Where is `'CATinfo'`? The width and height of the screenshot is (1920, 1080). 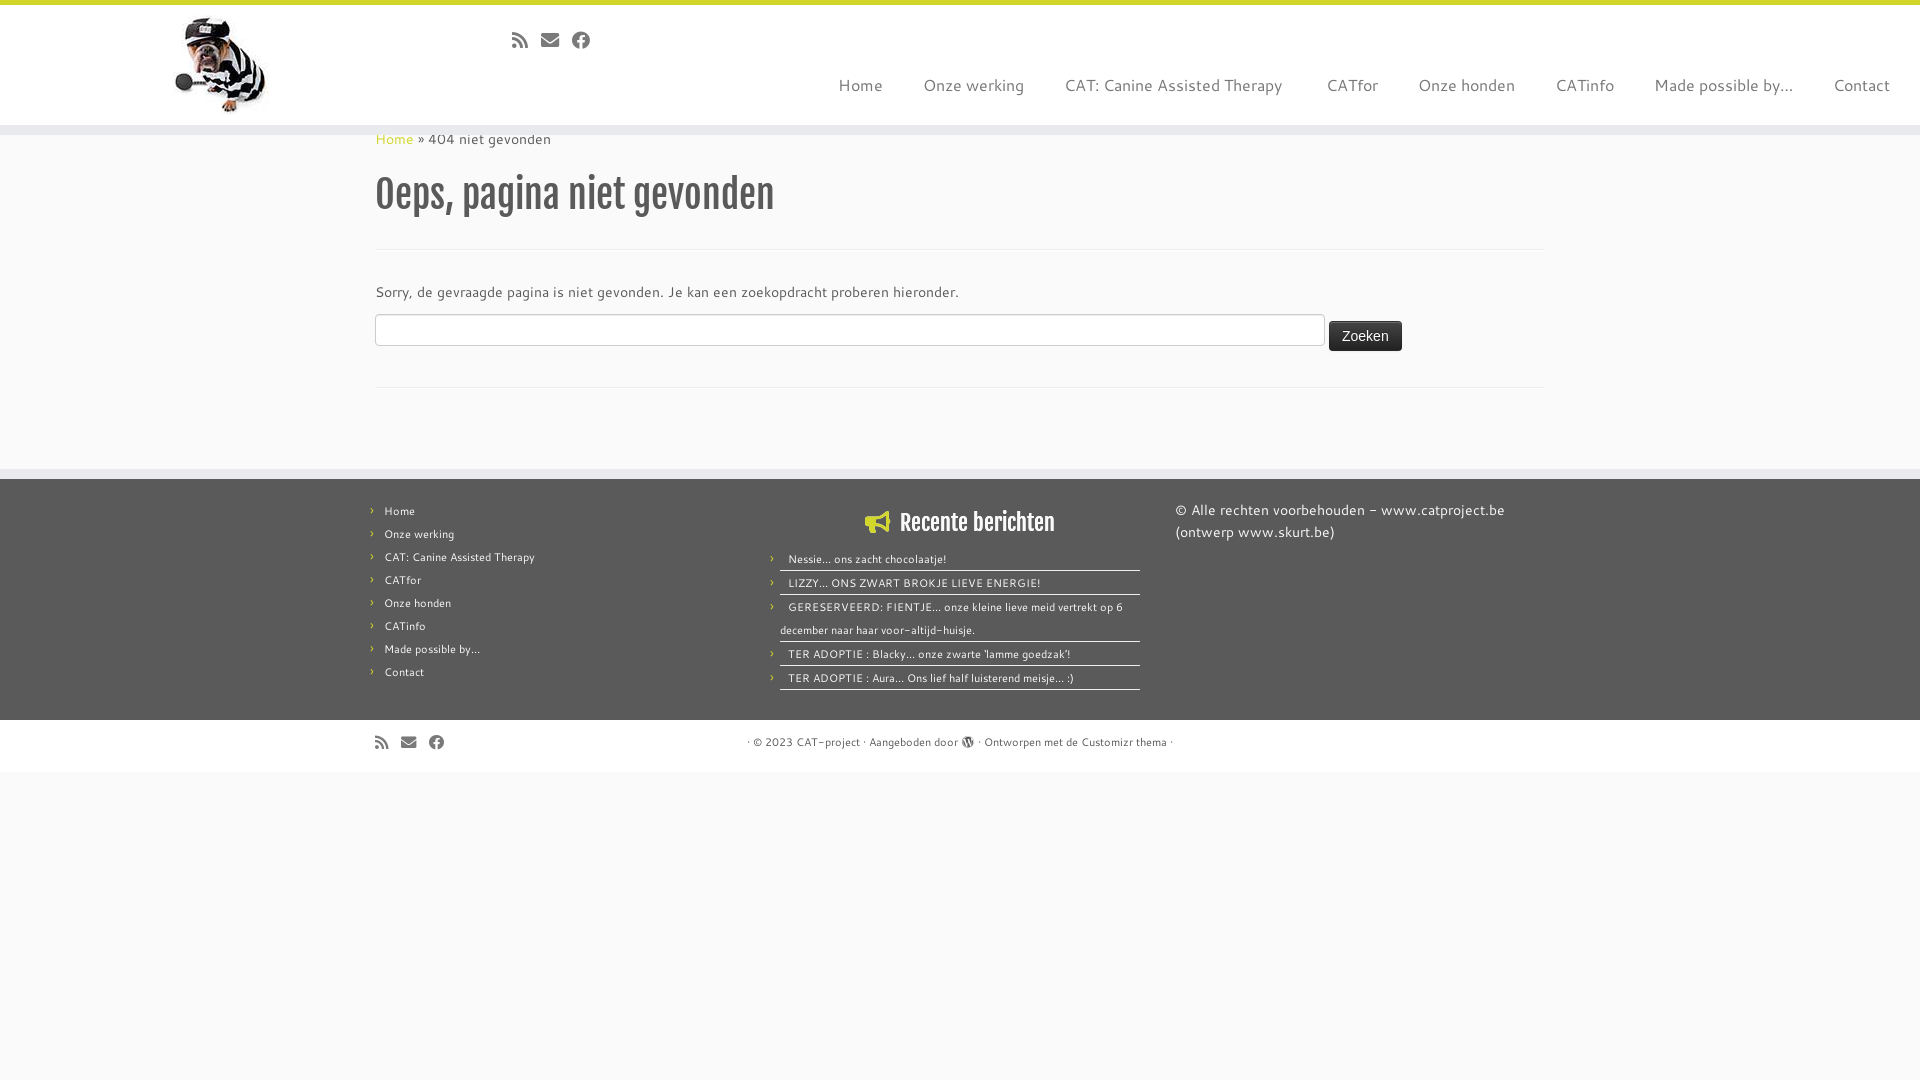
'CATinfo' is located at coordinates (1583, 83).